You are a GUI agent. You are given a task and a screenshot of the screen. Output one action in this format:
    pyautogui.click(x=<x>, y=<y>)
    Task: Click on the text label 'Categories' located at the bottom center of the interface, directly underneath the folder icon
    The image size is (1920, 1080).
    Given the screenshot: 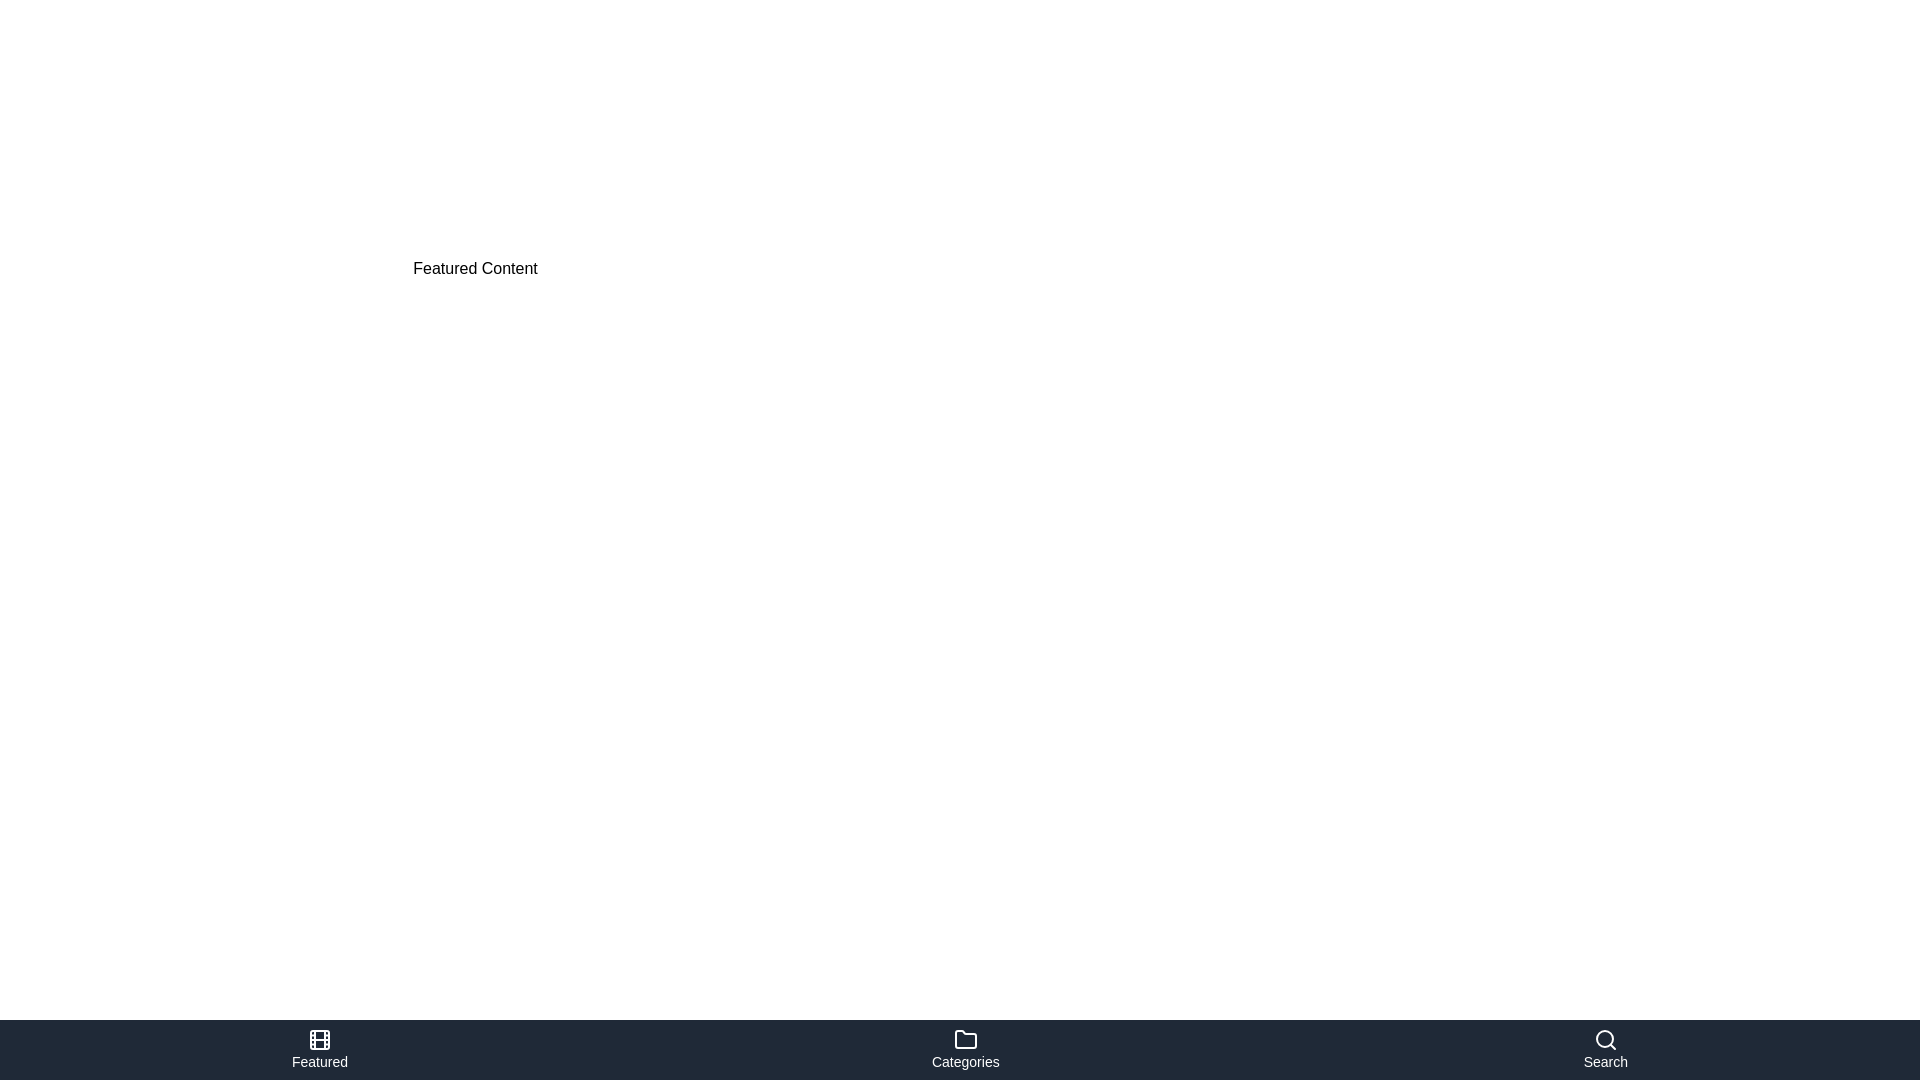 What is the action you would take?
    pyautogui.click(x=965, y=1060)
    